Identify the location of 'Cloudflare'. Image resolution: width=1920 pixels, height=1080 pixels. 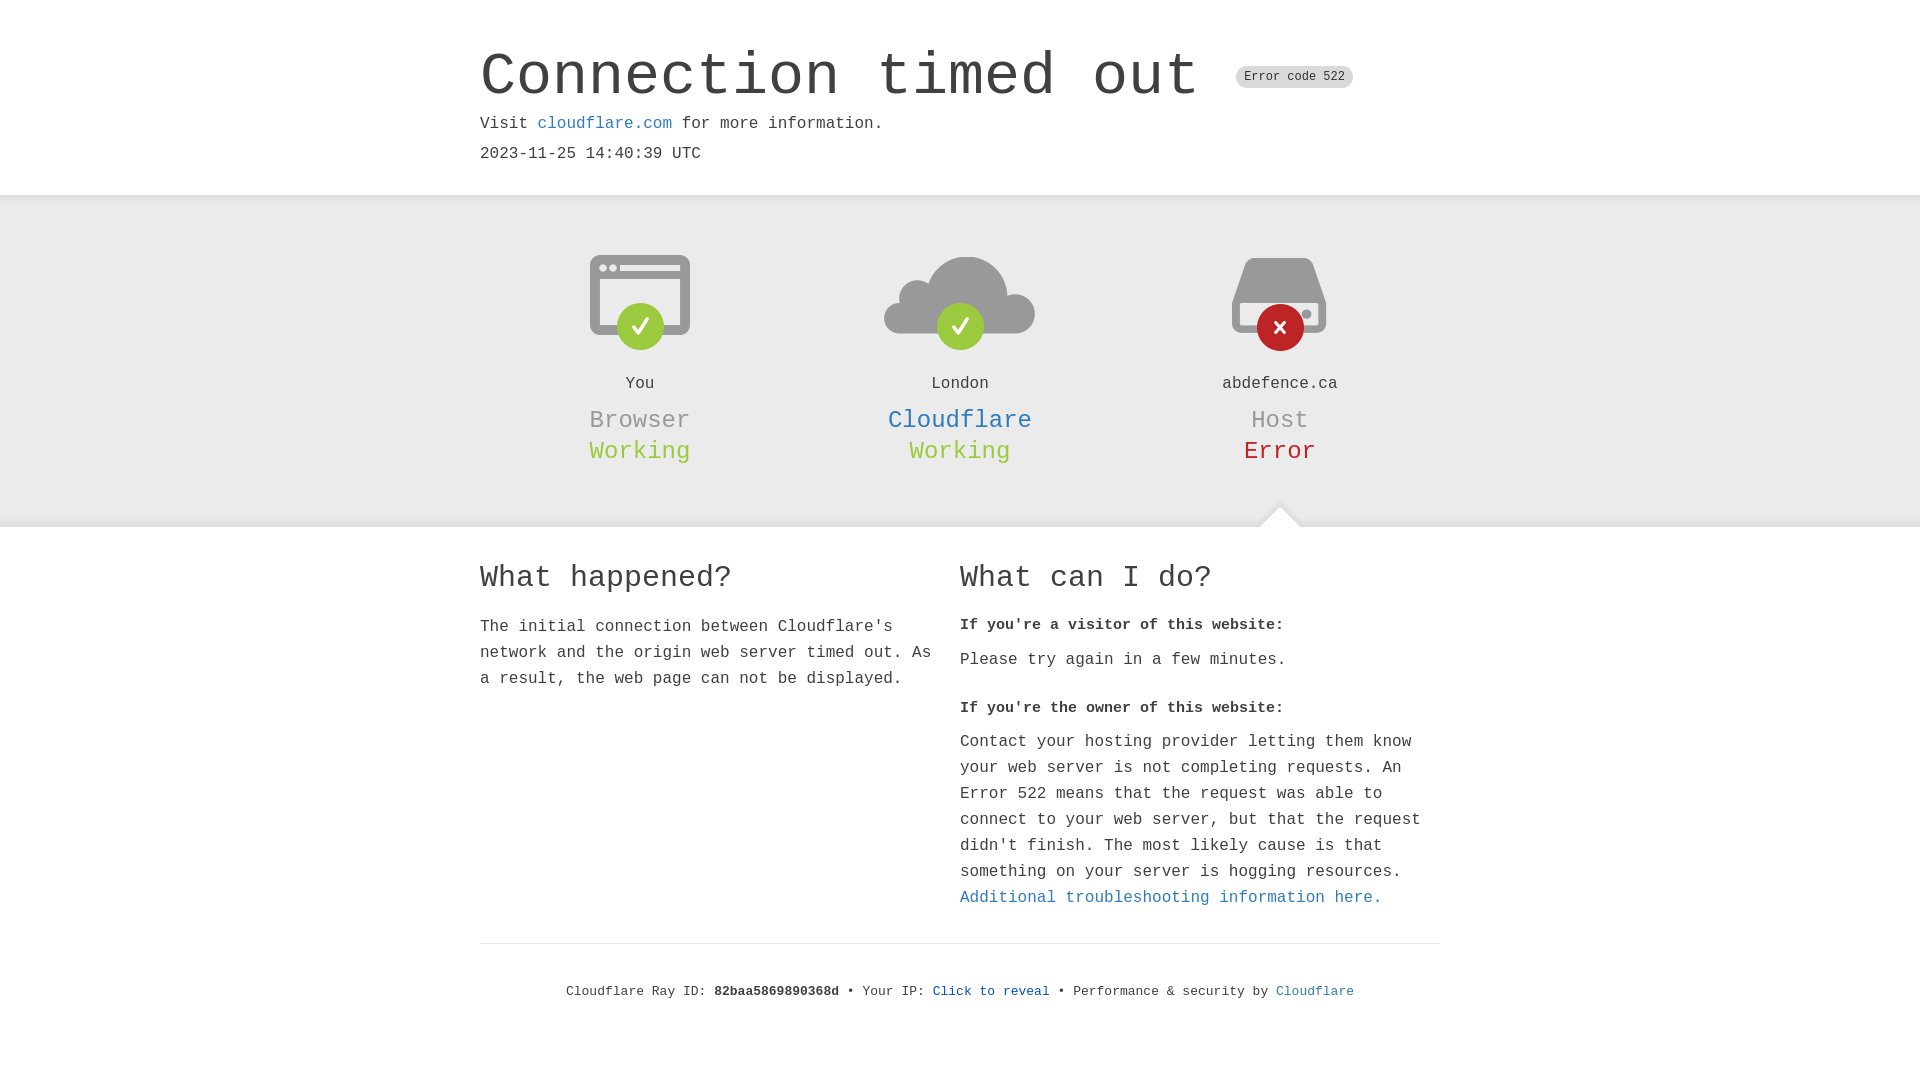
(960, 419).